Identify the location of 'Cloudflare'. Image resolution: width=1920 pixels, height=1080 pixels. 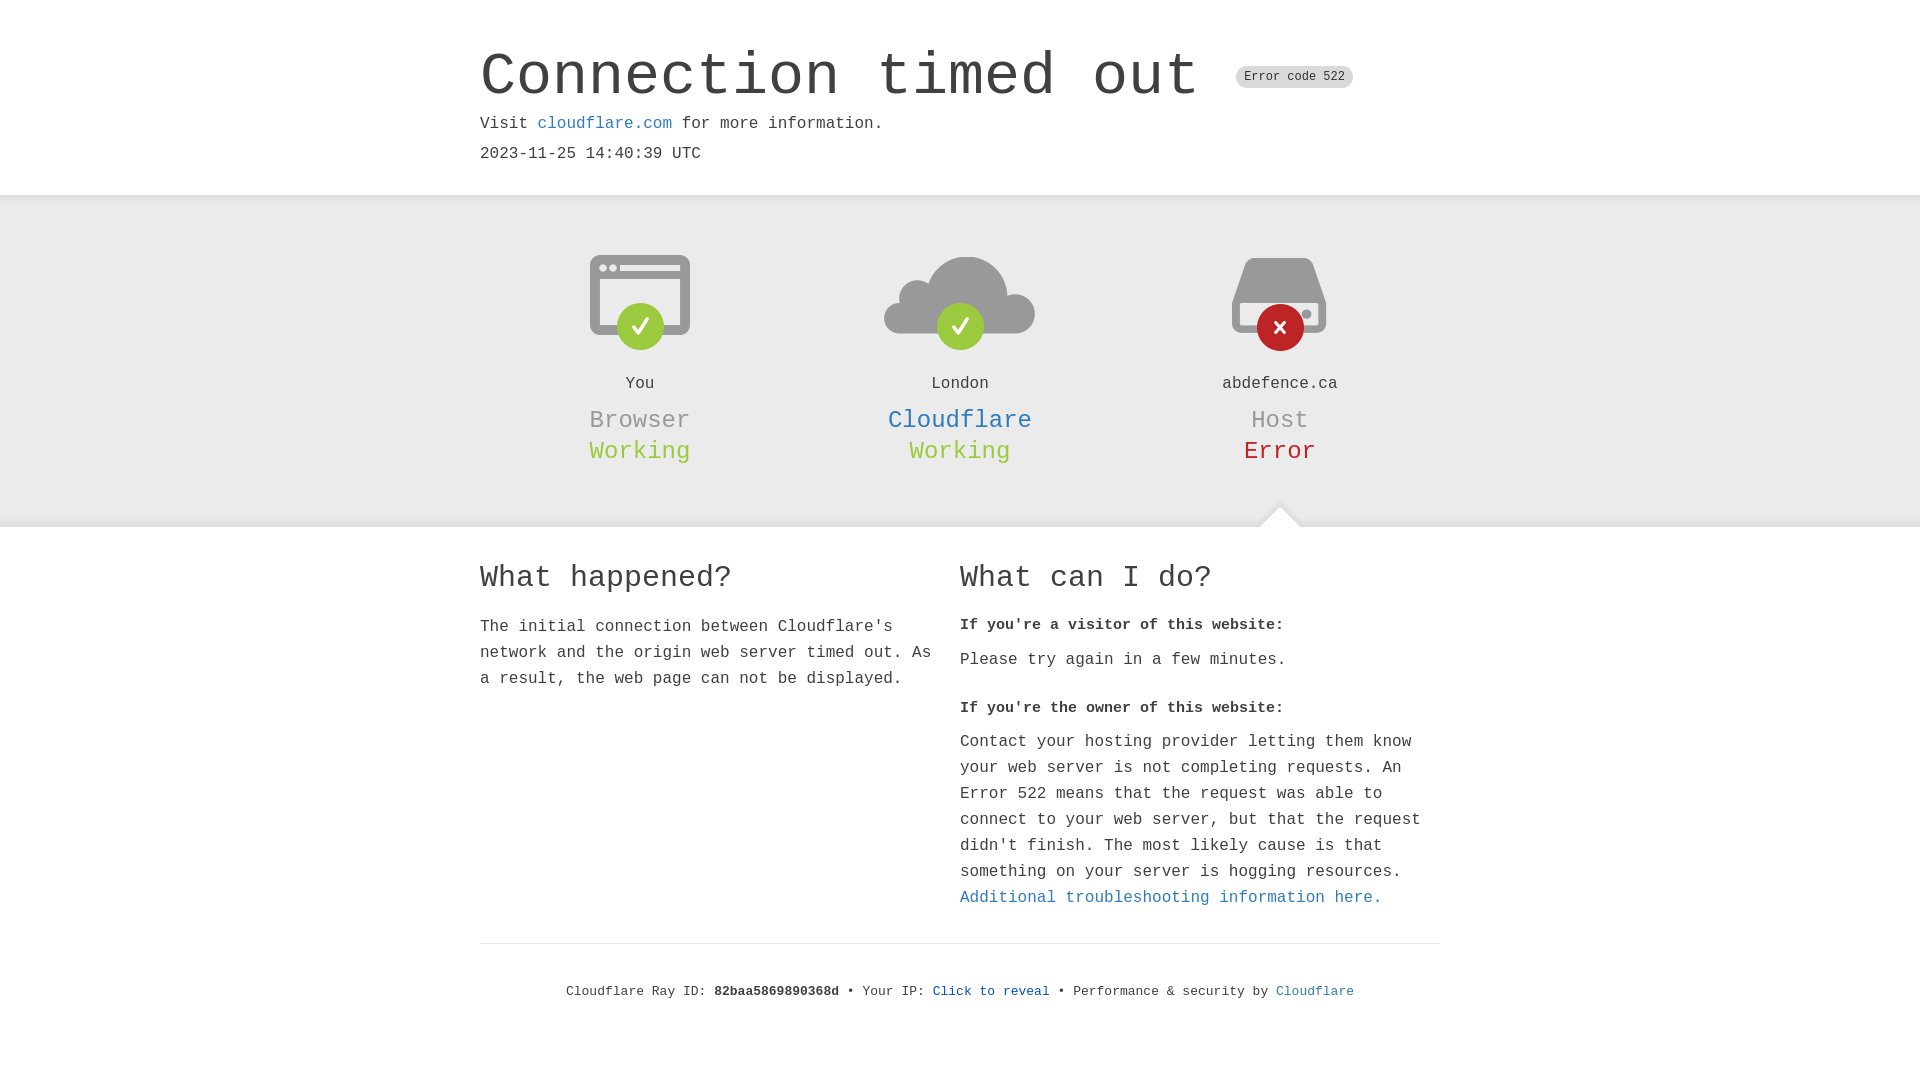
(960, 419).